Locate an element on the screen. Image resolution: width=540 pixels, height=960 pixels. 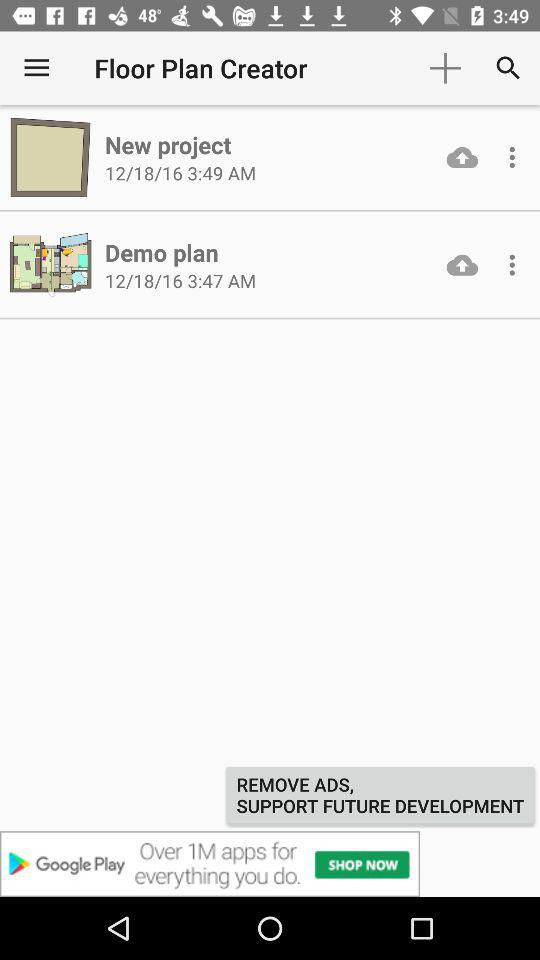
autoplay option is located at coordinates (512, 264).